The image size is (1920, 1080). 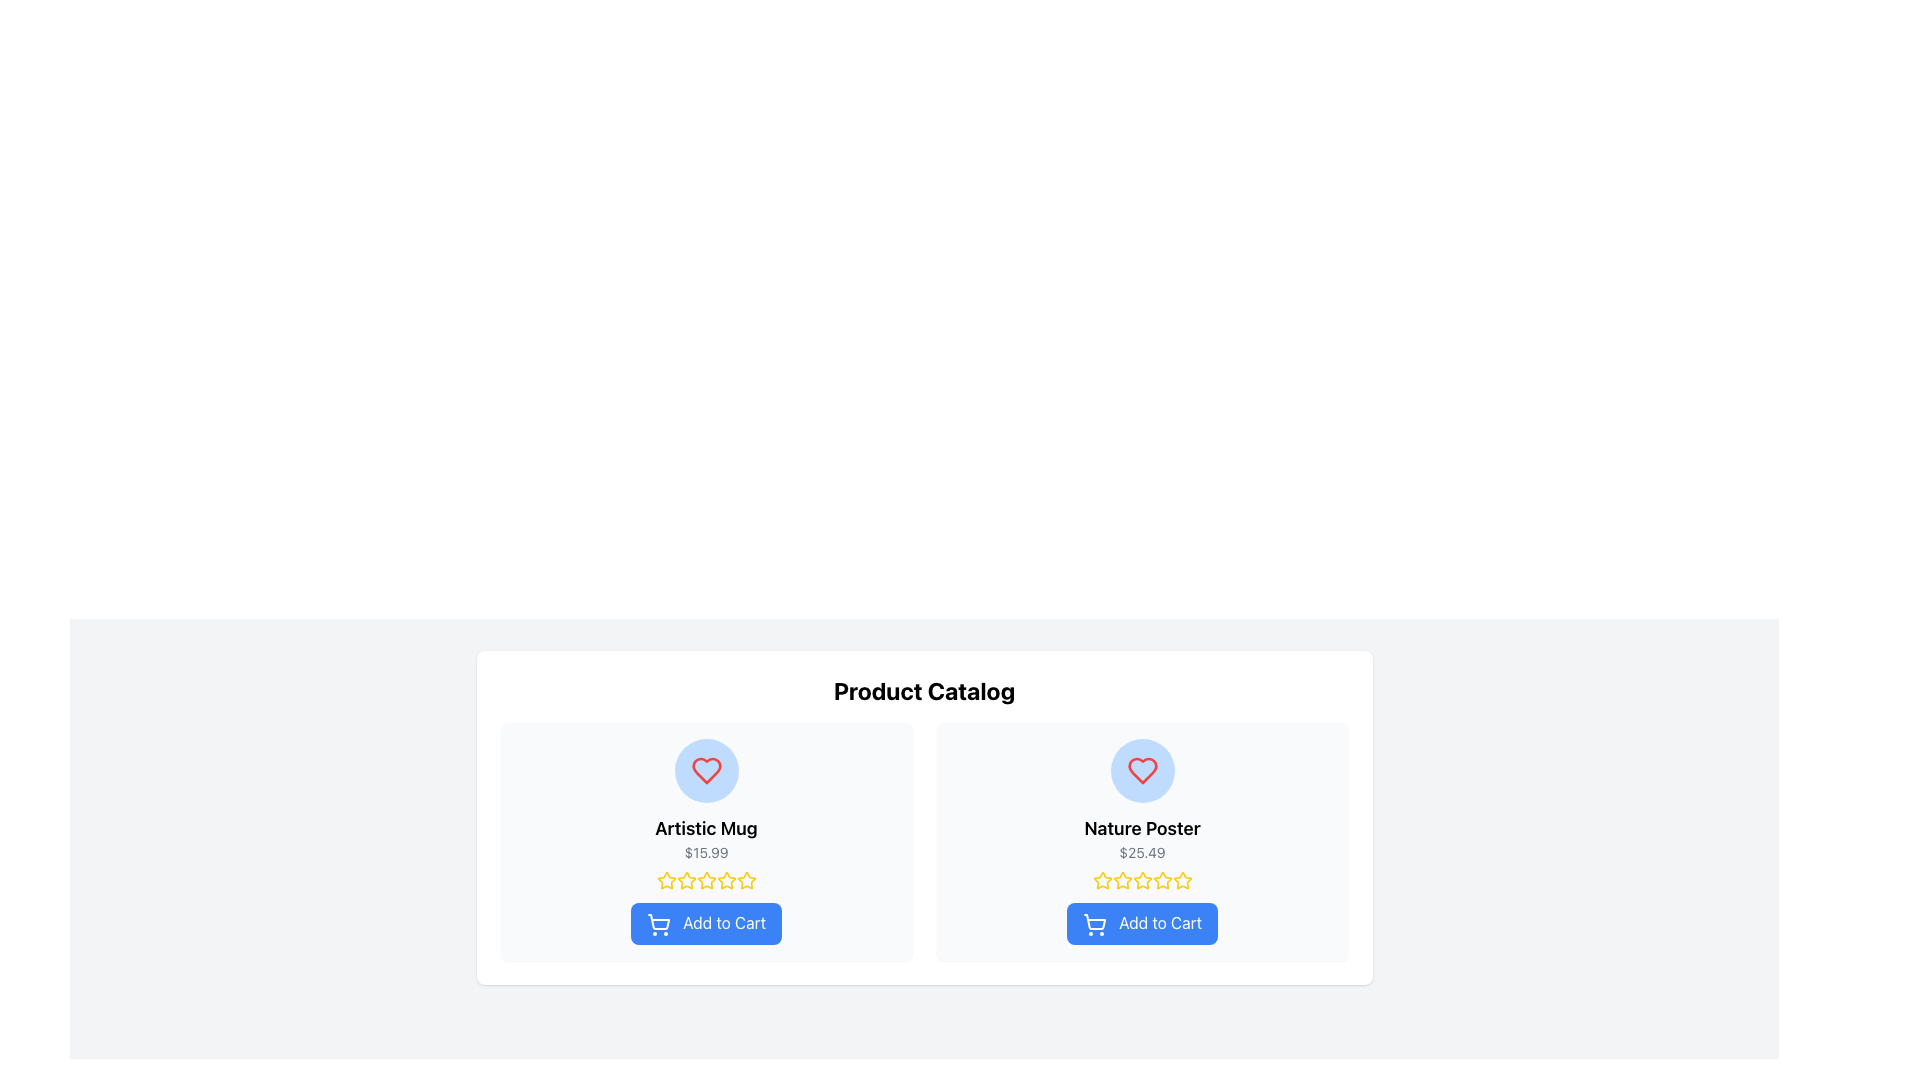 What do you see at coordinates (706, 879) in the screenshot?
I see `the third rating star icon representing a rating level of '3' for the product 'Artistic Mug'` at bounding box center [706, 879].